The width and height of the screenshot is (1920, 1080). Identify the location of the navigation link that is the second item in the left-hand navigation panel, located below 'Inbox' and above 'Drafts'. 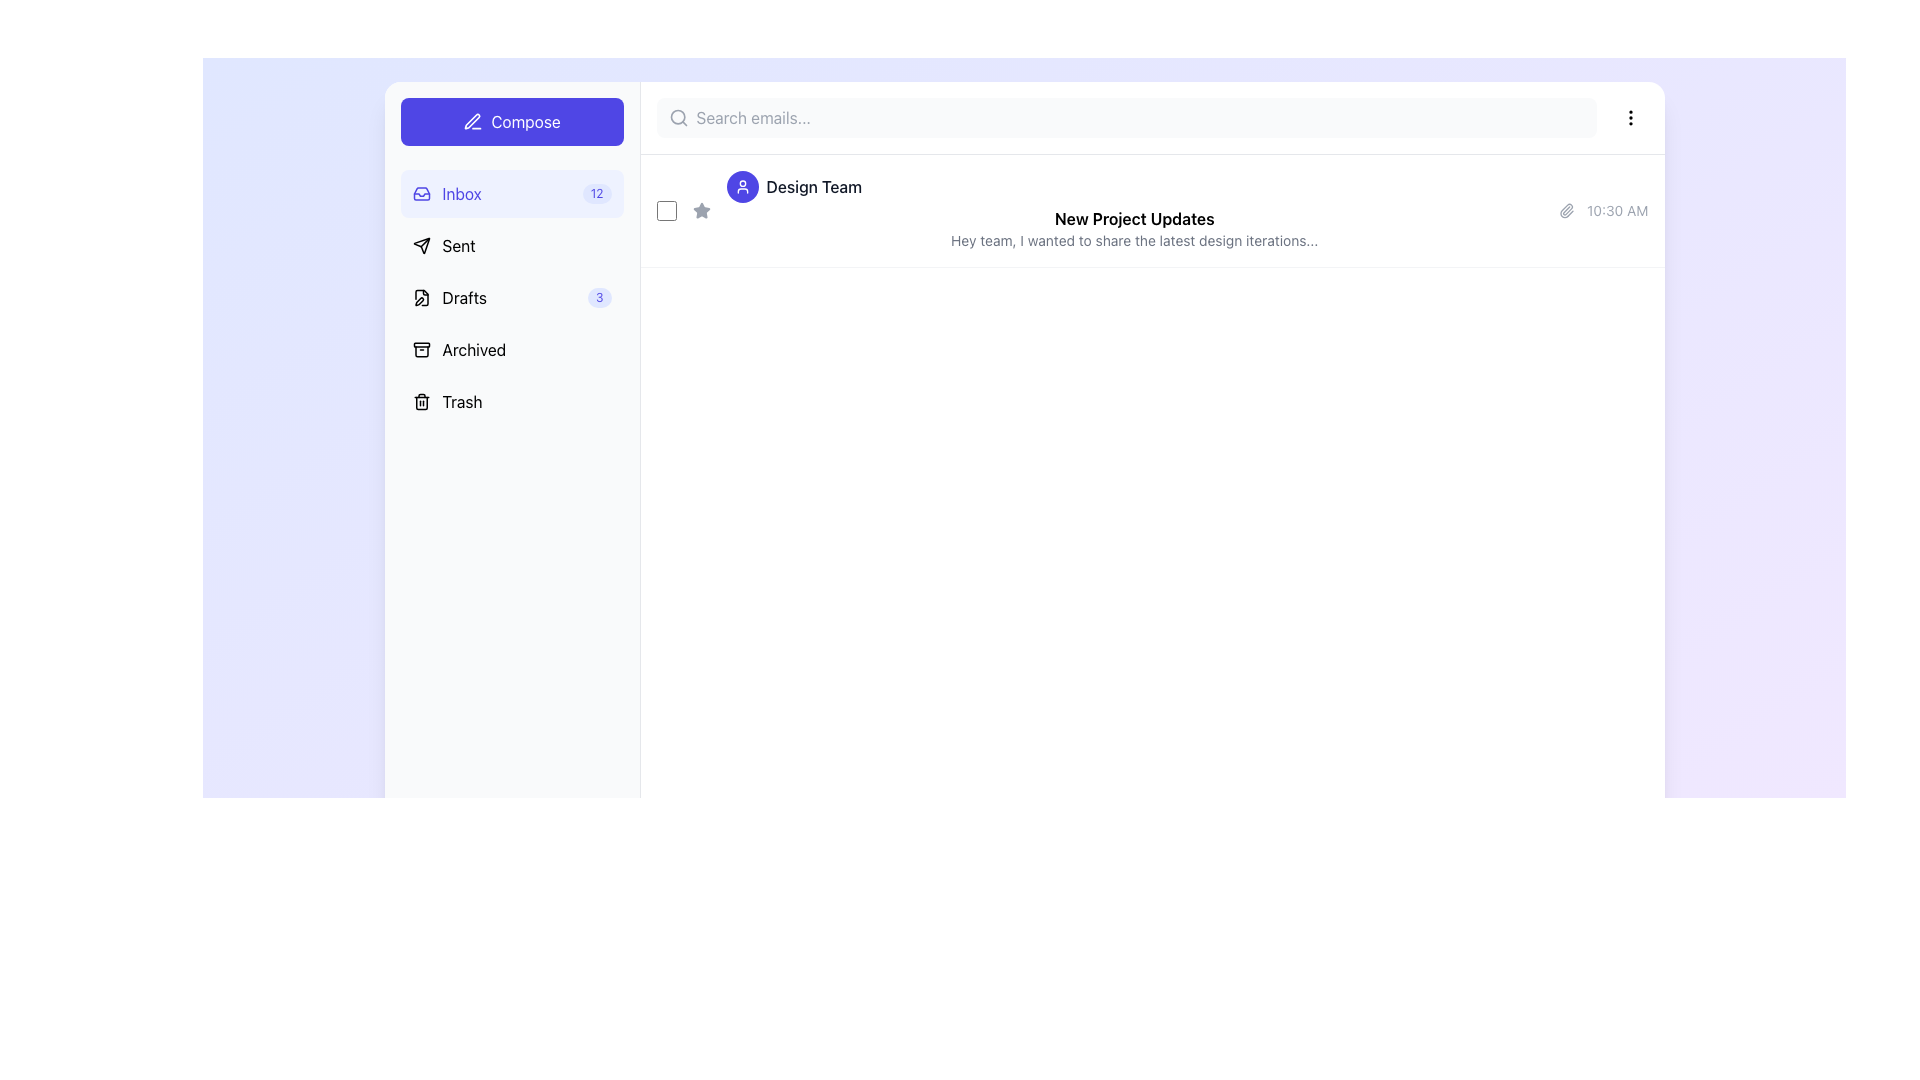
(443, 245).